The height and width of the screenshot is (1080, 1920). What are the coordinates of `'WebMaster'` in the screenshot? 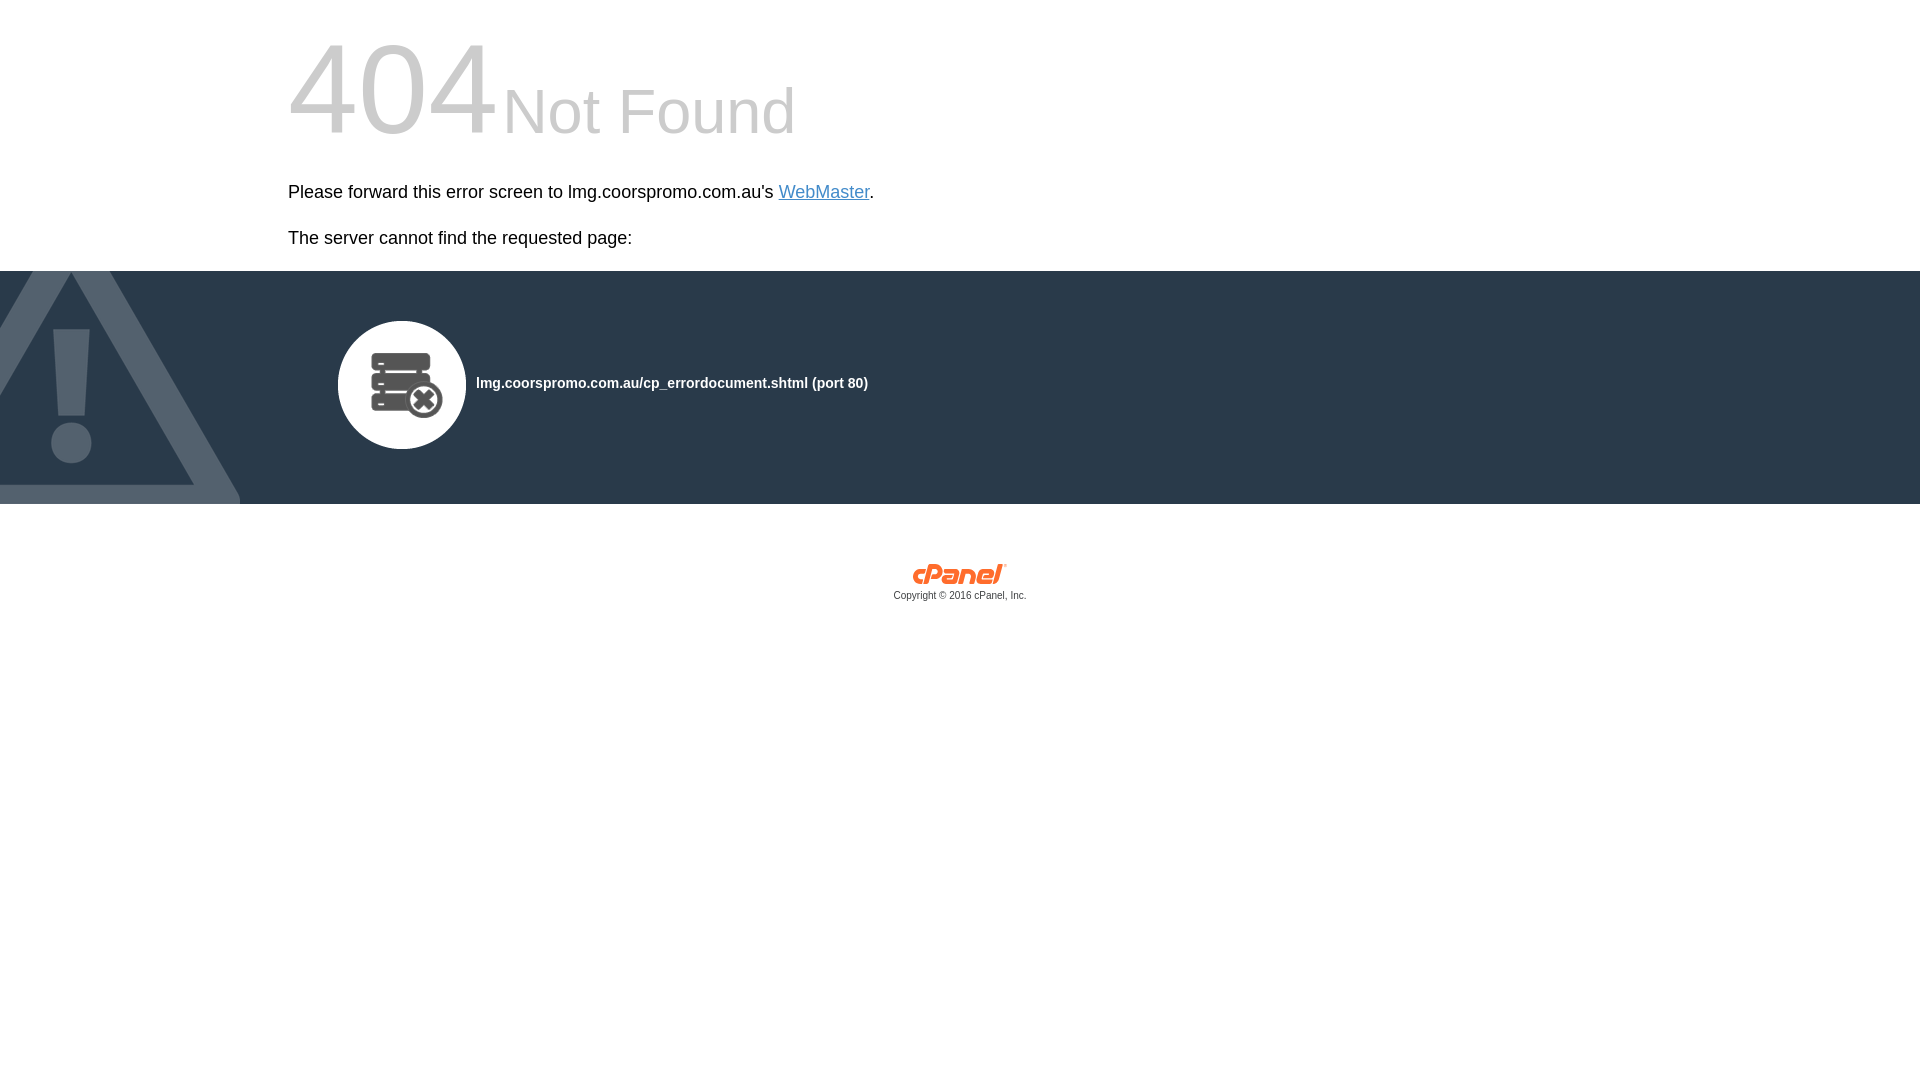 It's located at (824, 192).